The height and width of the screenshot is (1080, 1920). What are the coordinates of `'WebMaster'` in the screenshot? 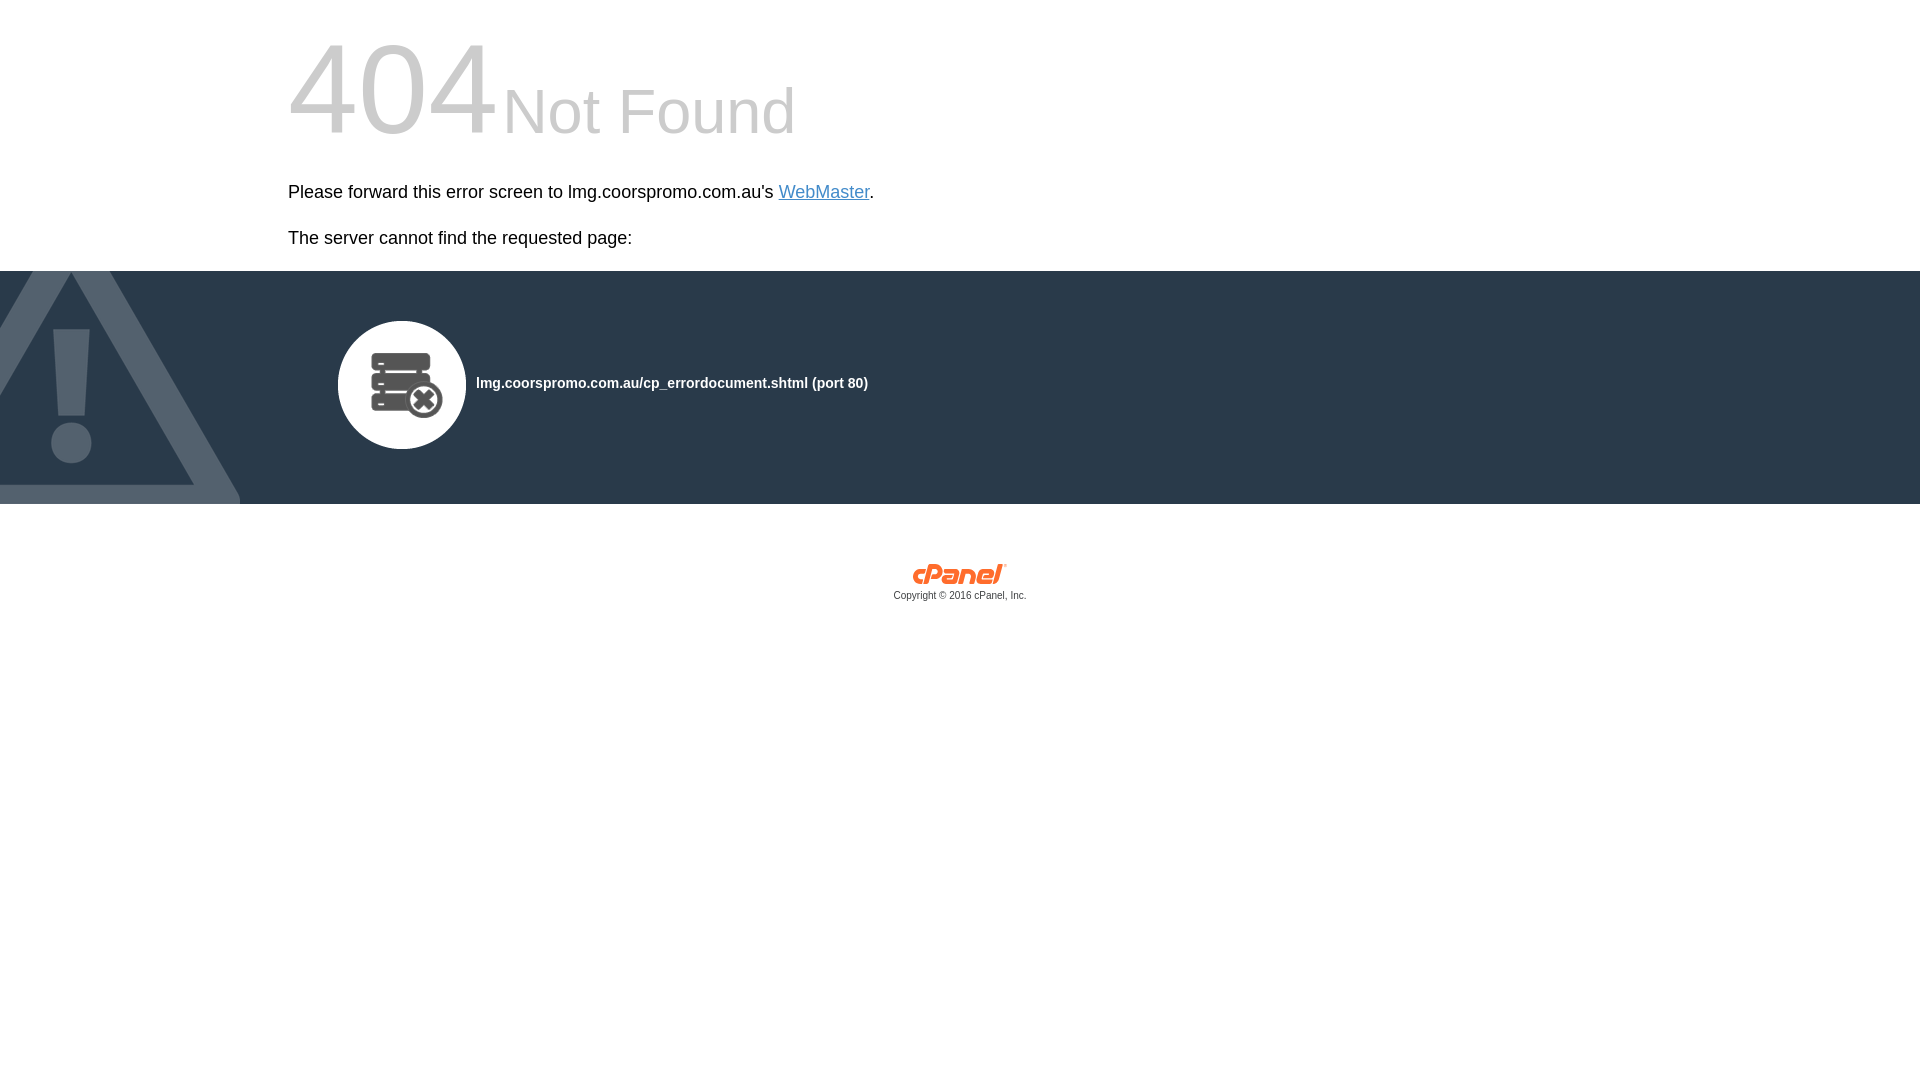 It's located at (824, 192).